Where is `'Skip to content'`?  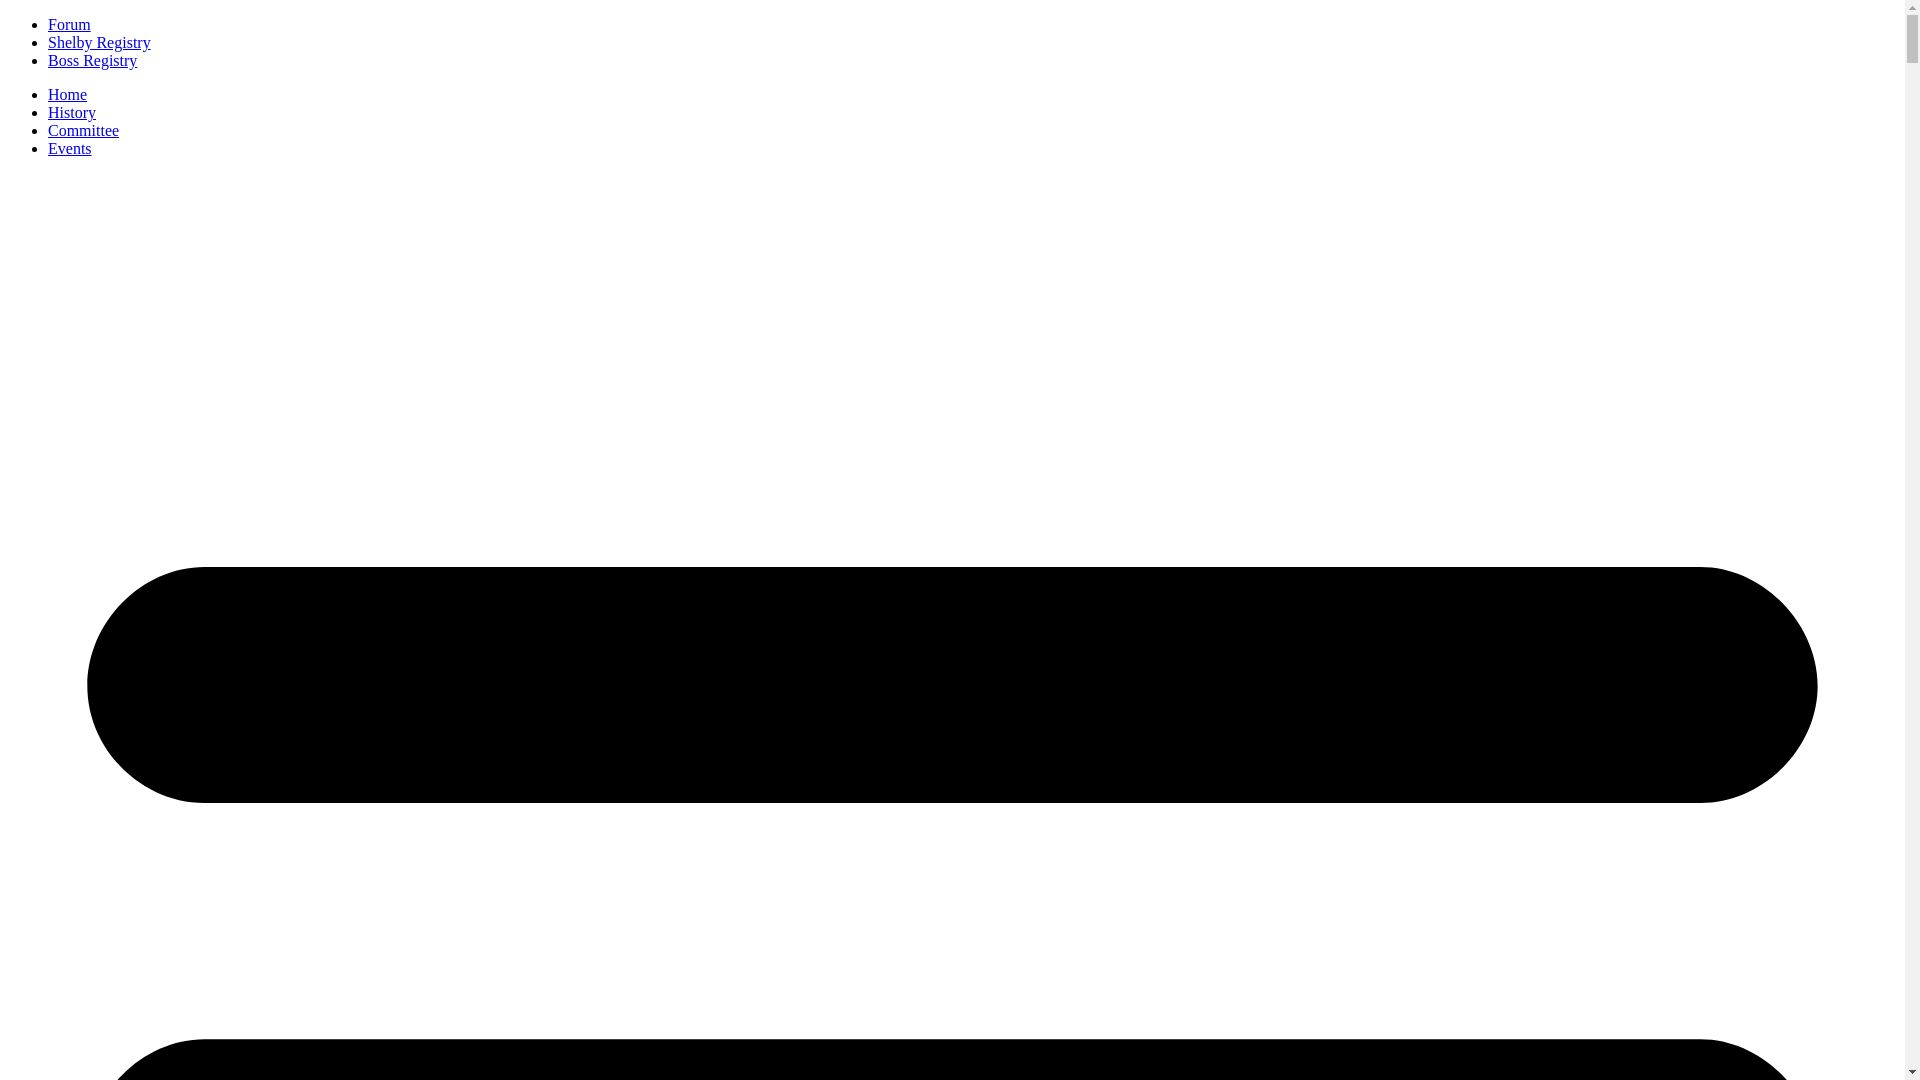
'Skip to content' is located at coordinates (7, 15).